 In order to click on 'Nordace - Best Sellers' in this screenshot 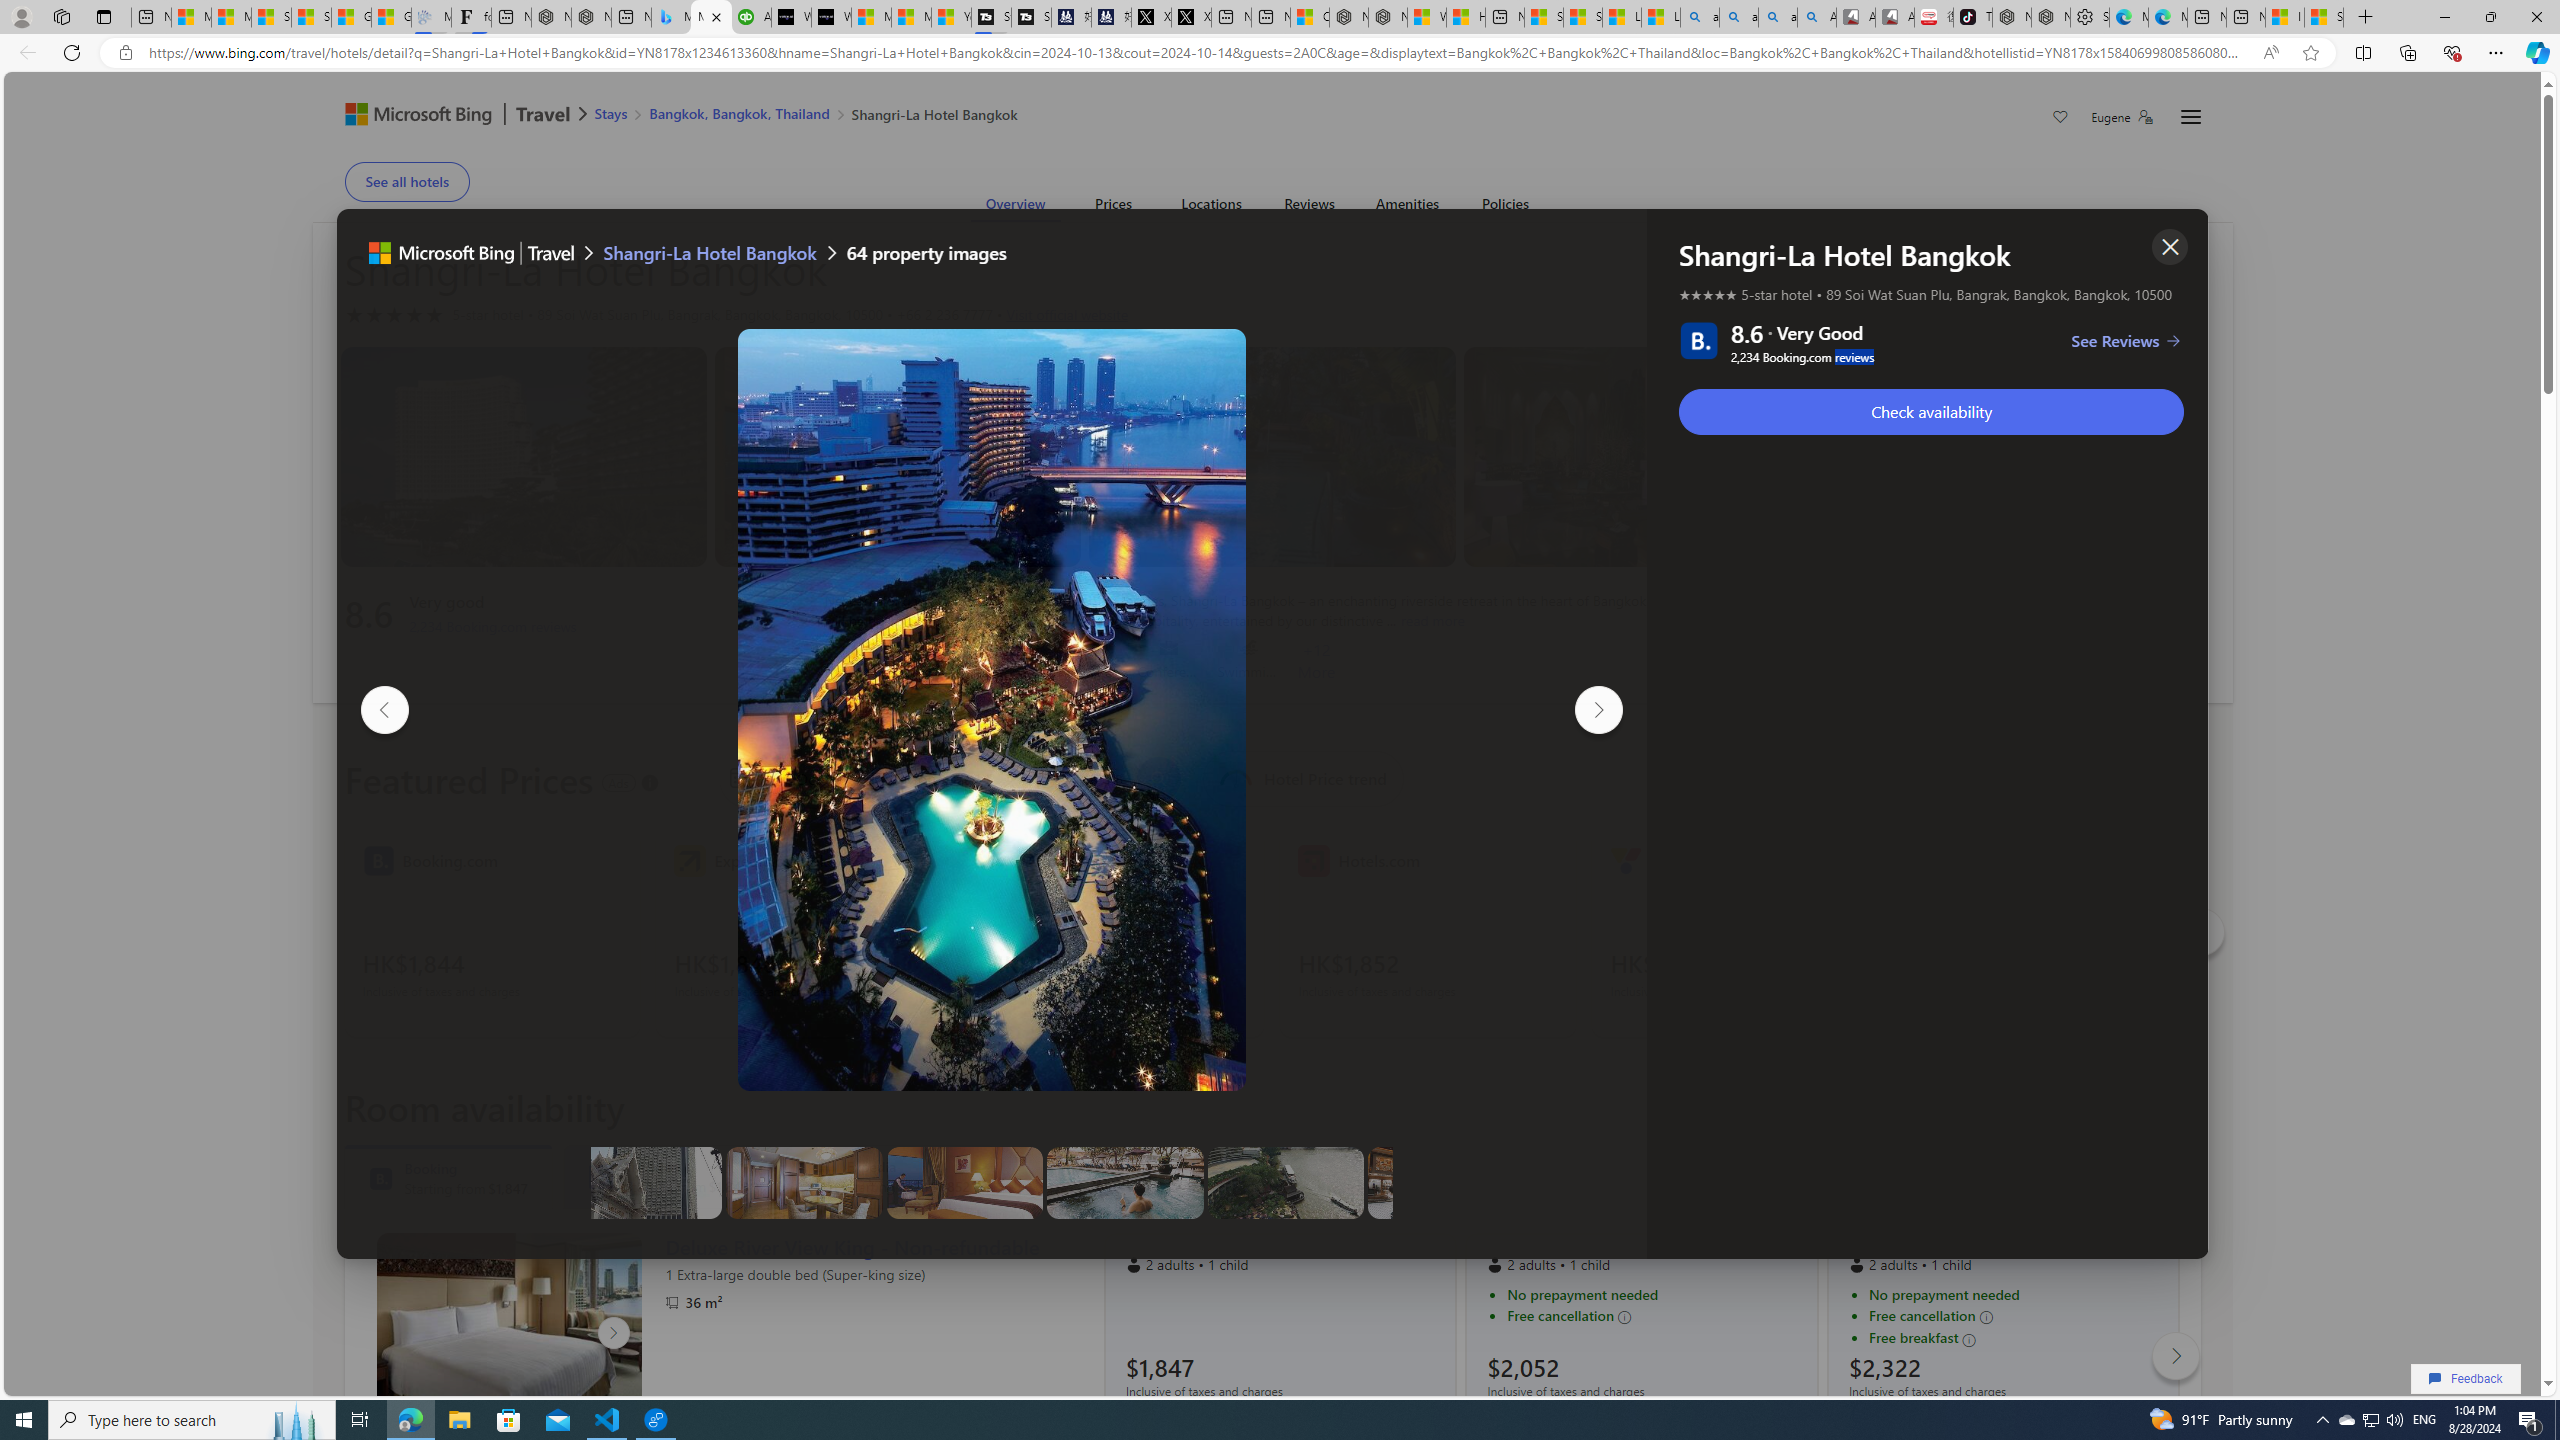, I will do `click(2011, 16)`.